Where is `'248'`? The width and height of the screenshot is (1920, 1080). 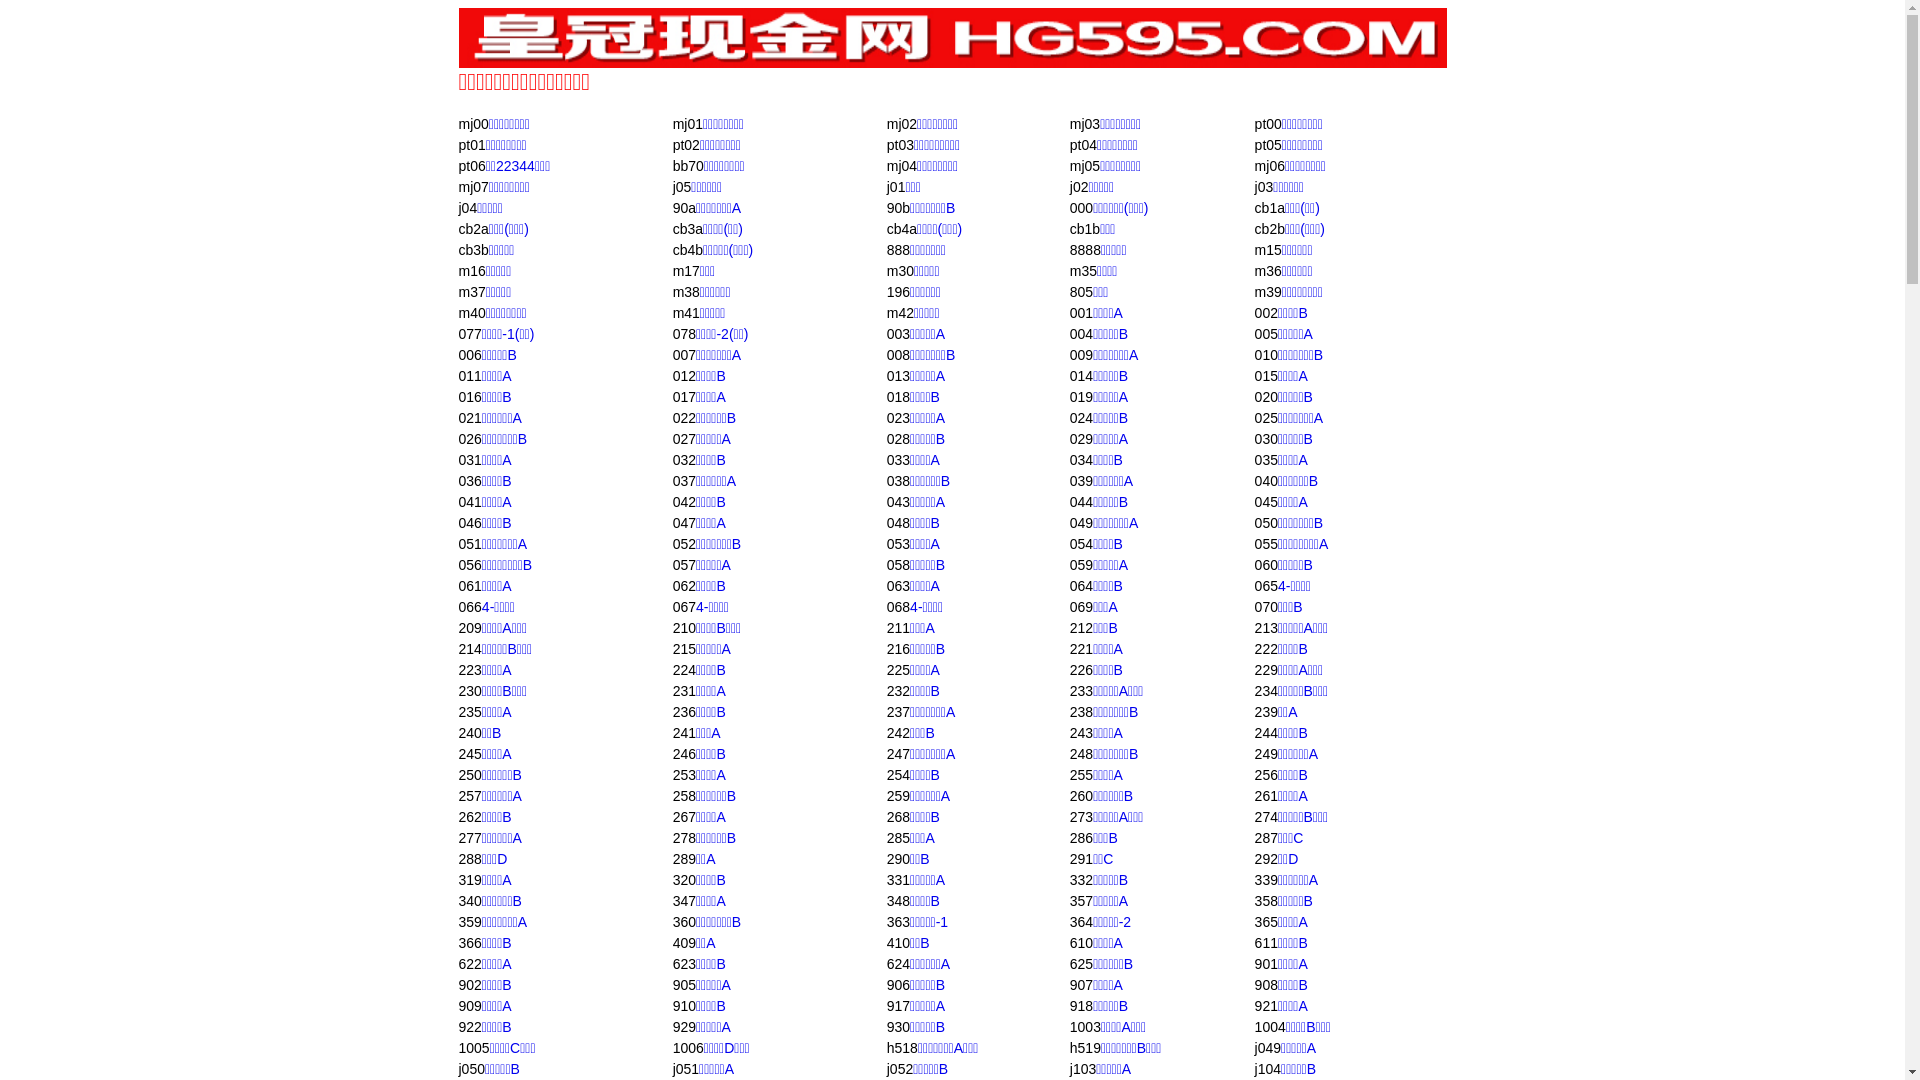
'248' is located at coordinates (1069, 753).